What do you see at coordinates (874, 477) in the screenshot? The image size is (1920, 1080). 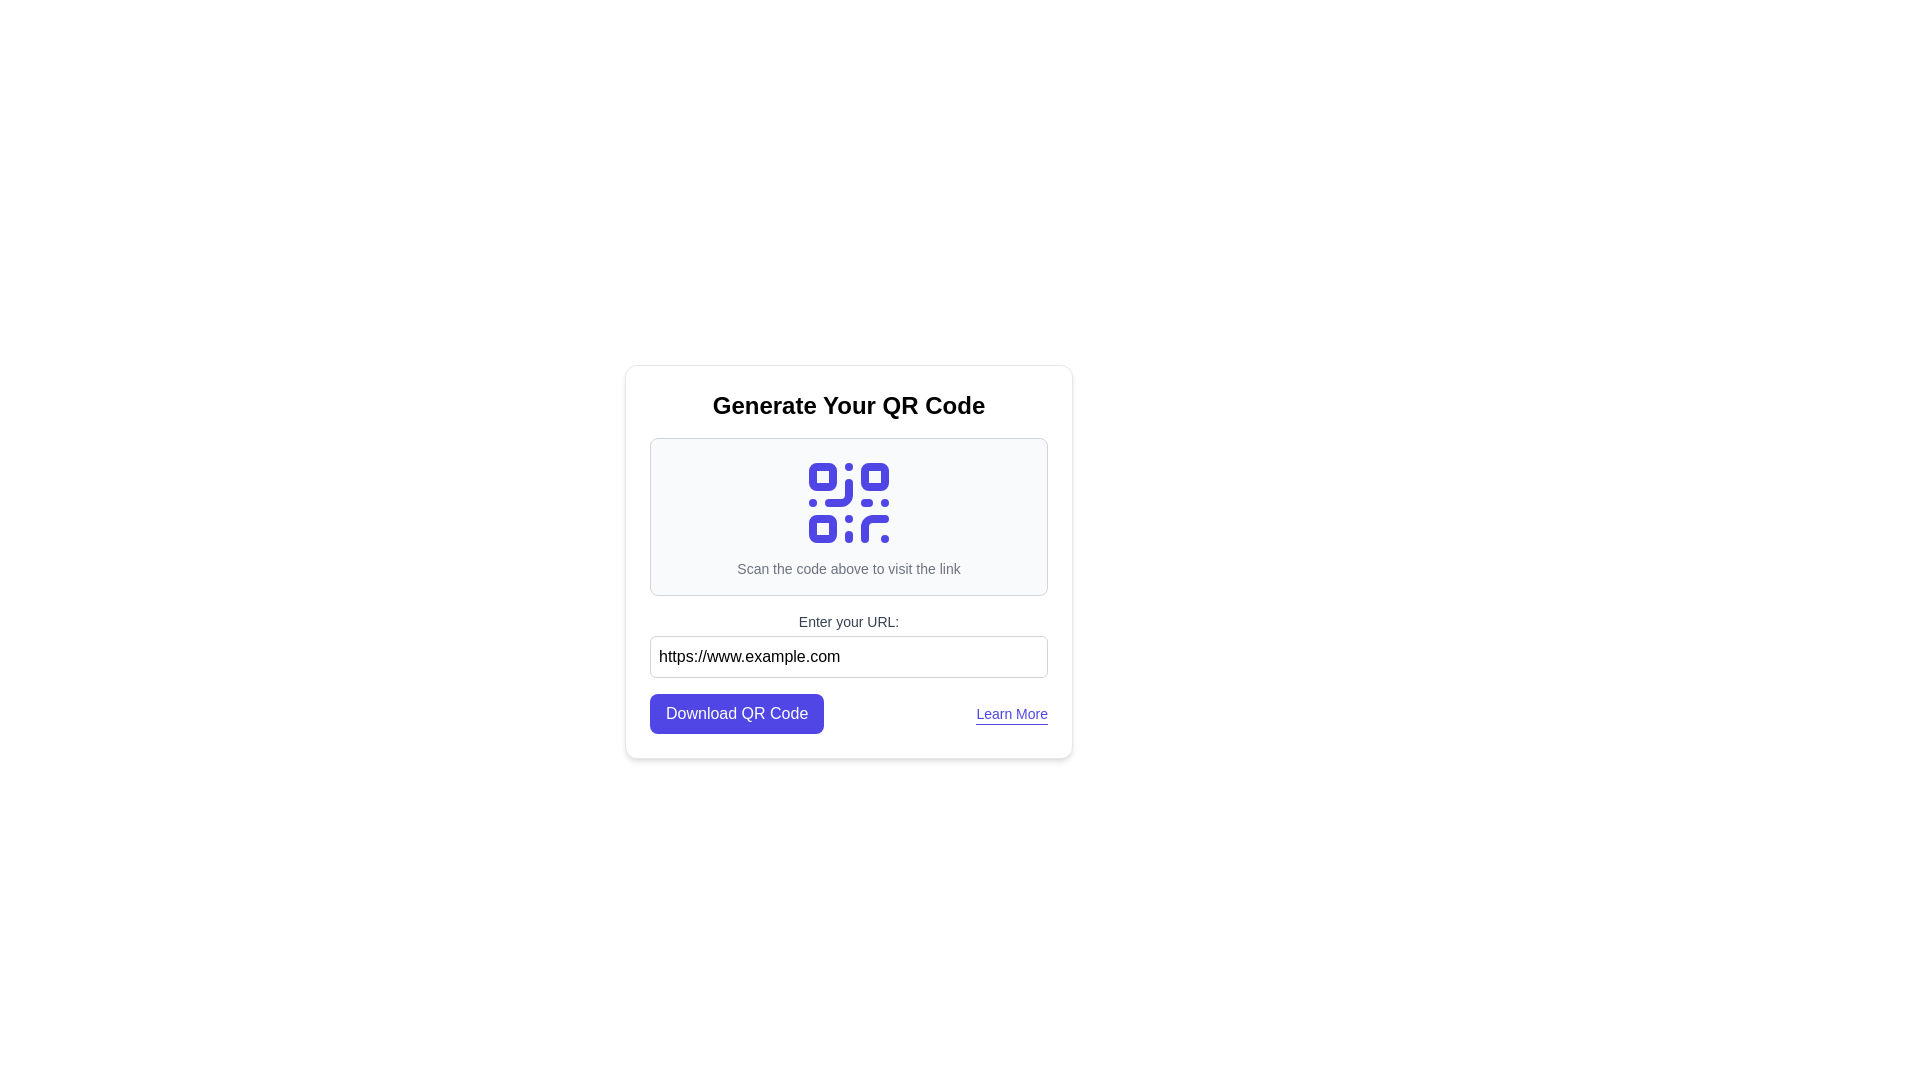 I see `the second square node of the QR code icon, which is a small square with rounded corners located near the top-right corner of the icon` at bounding box center [874, 477].